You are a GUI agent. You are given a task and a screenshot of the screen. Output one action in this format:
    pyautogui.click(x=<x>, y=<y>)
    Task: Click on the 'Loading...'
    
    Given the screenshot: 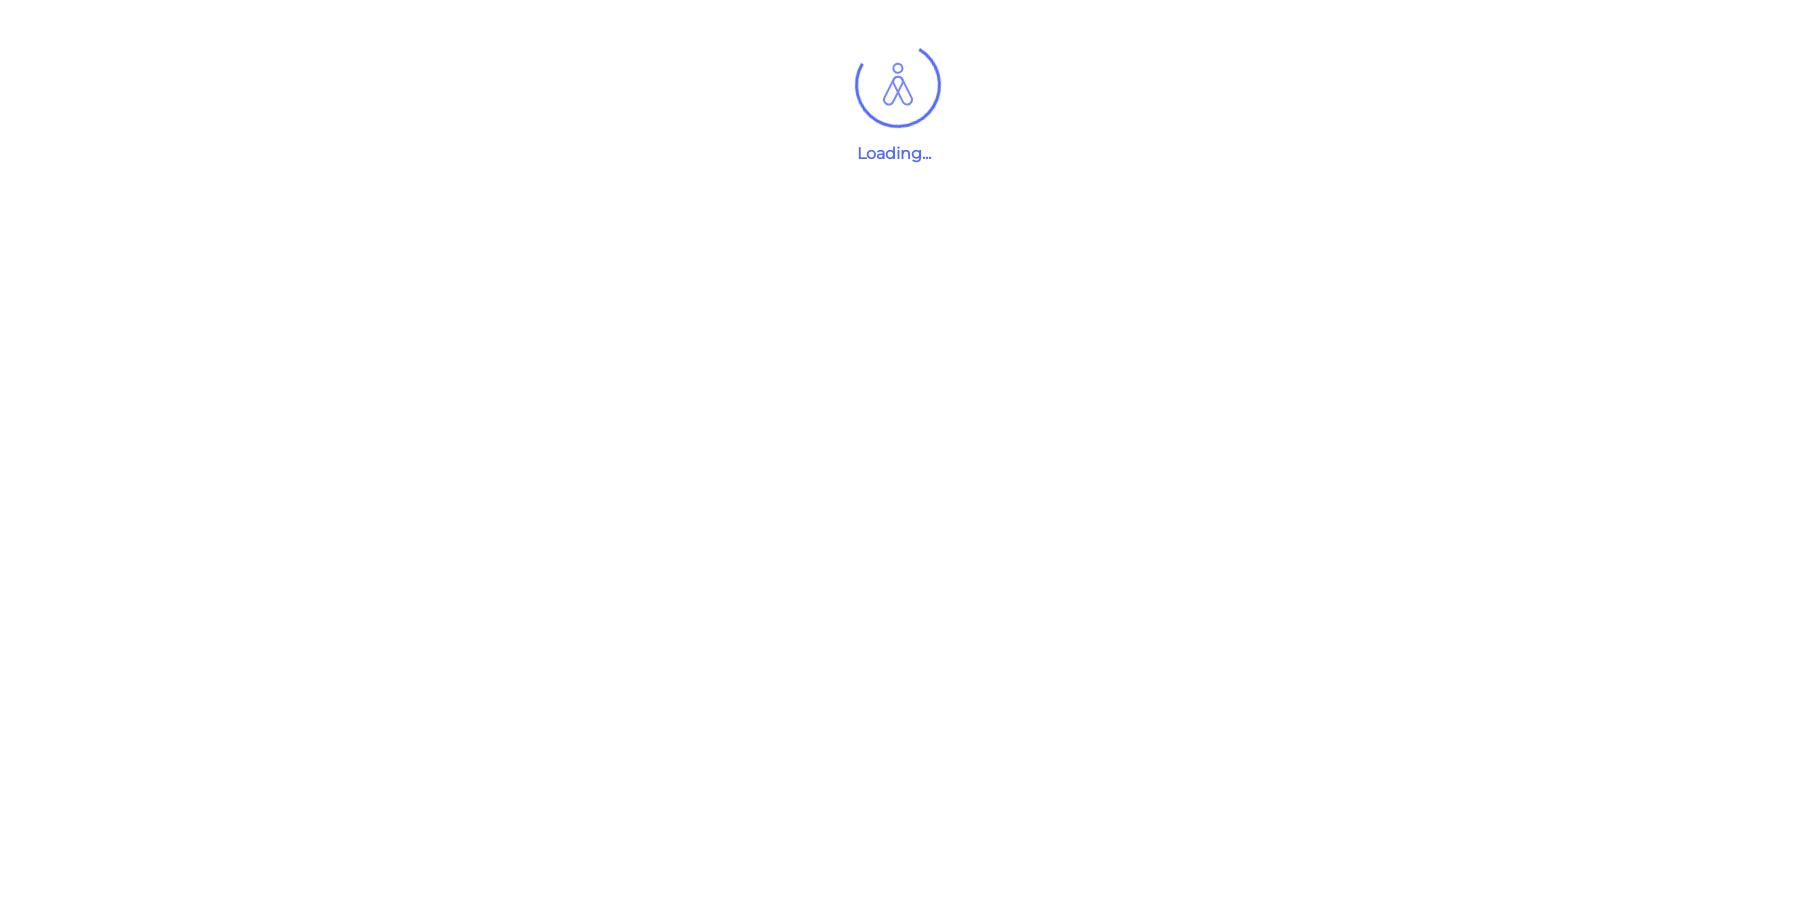 What is the action you would take?
    pyautogui.click(x=856, y=153)
    